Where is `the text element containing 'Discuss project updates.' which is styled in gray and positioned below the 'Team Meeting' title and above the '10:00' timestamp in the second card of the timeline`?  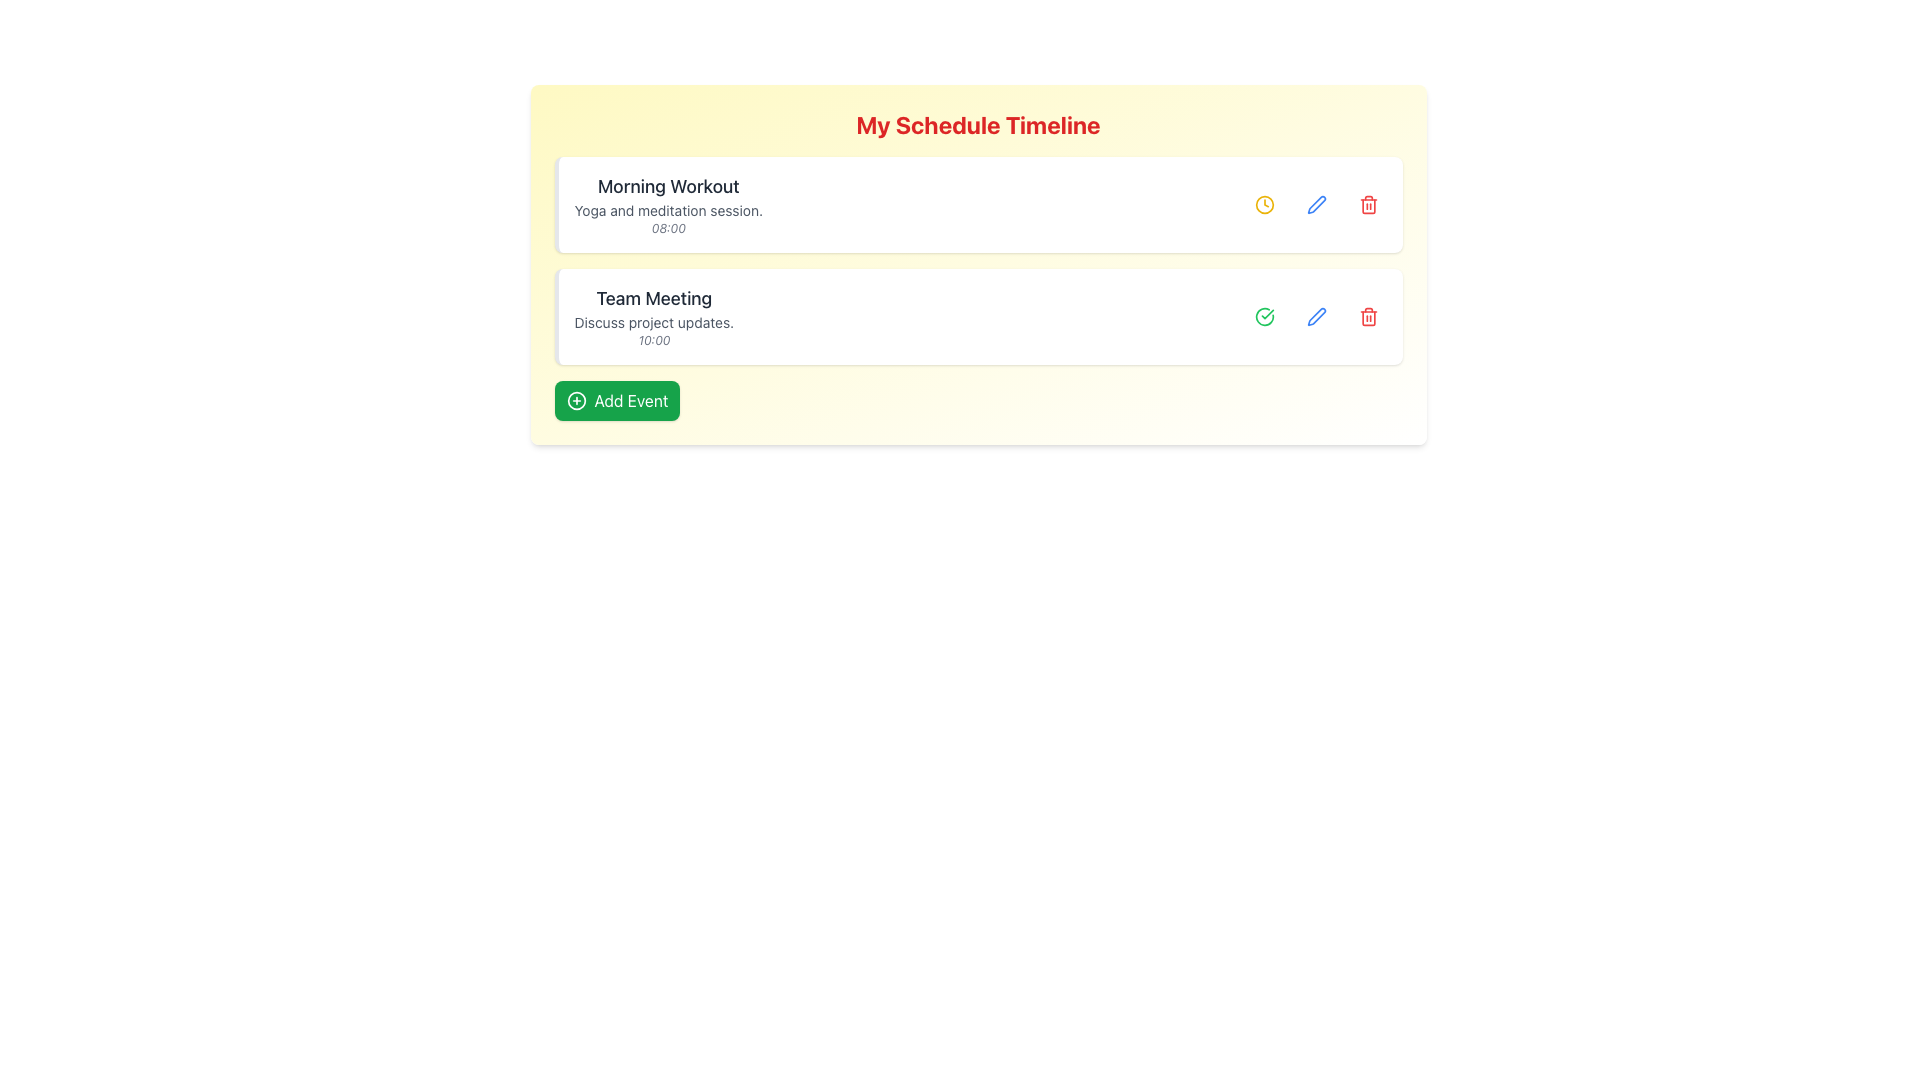
the text element containing 'Discuss project updates.' which is styled in gray and positioned below the 'Team Meeting' title and above the '10:00' timestamp in the second card of the timeline is located at coordinates (654, 322).